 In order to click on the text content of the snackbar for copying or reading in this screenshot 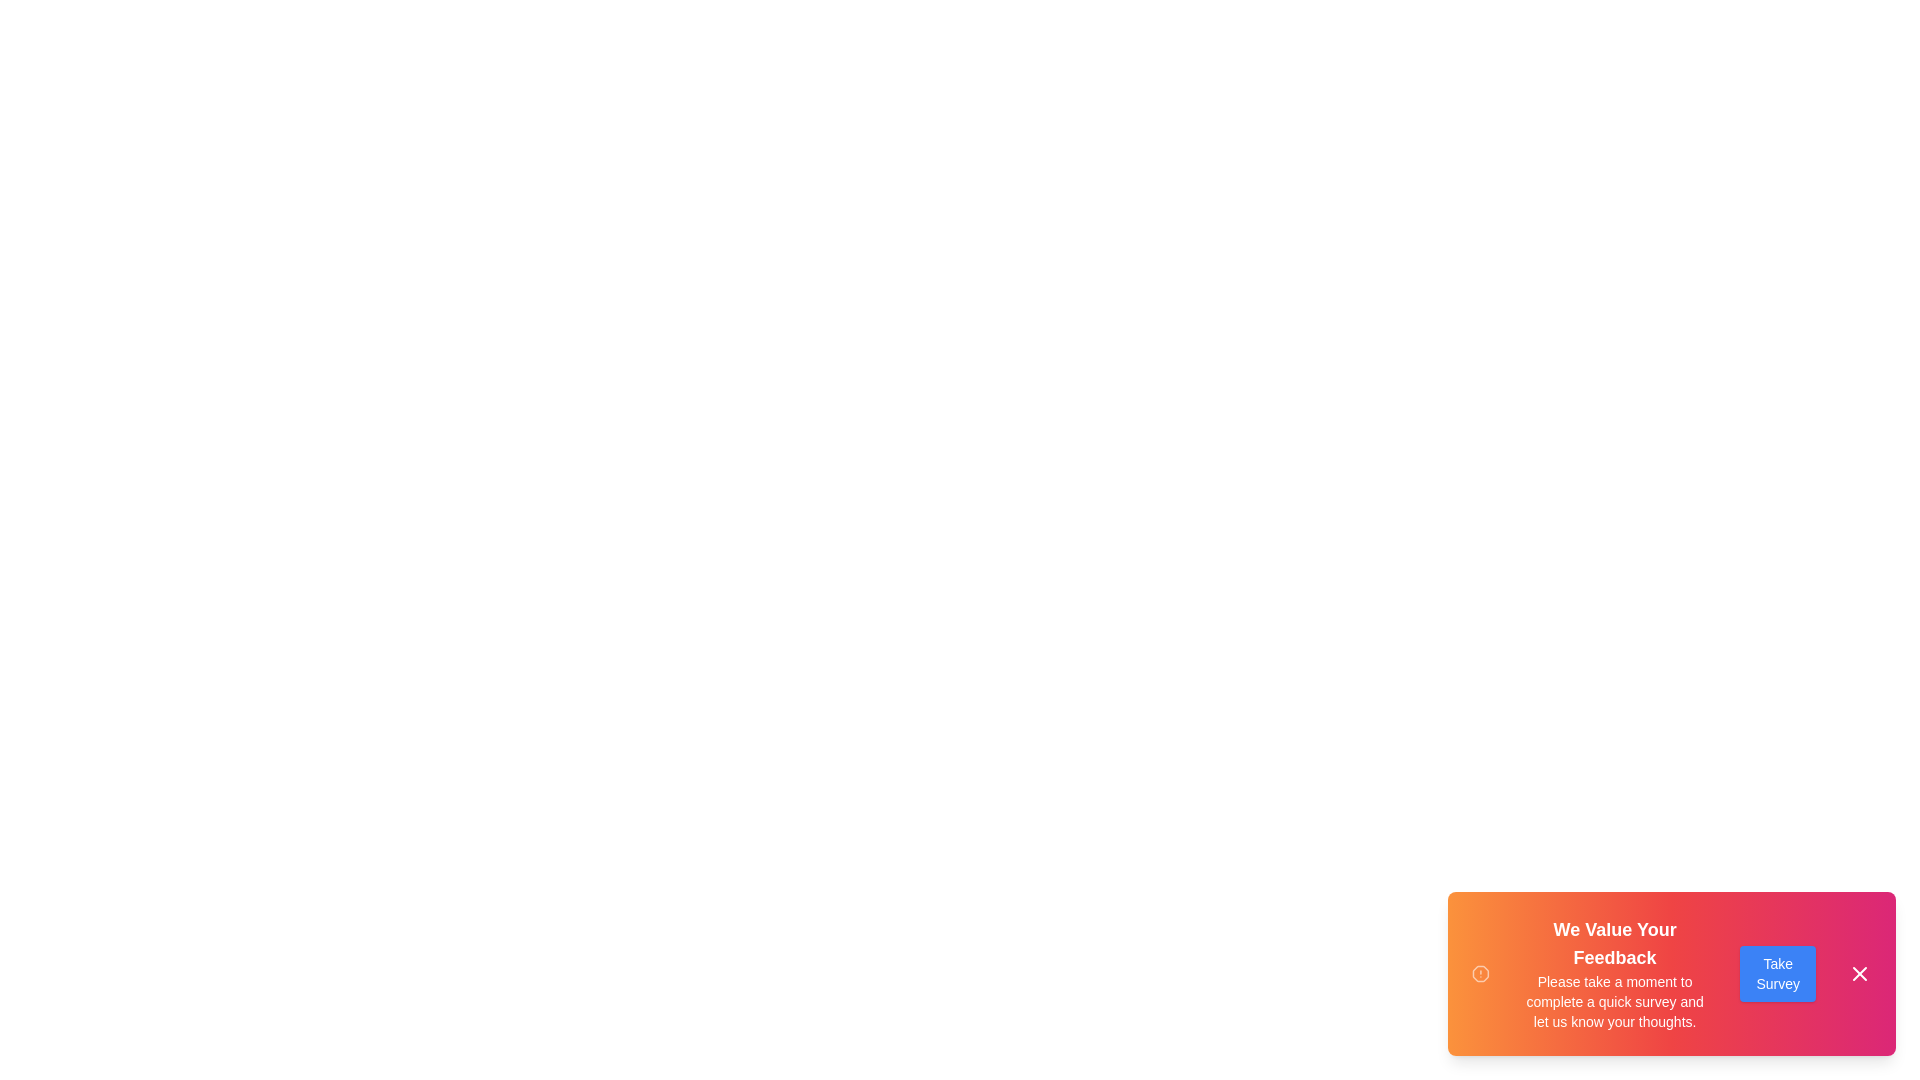, I will do `click(1520, 915)`.